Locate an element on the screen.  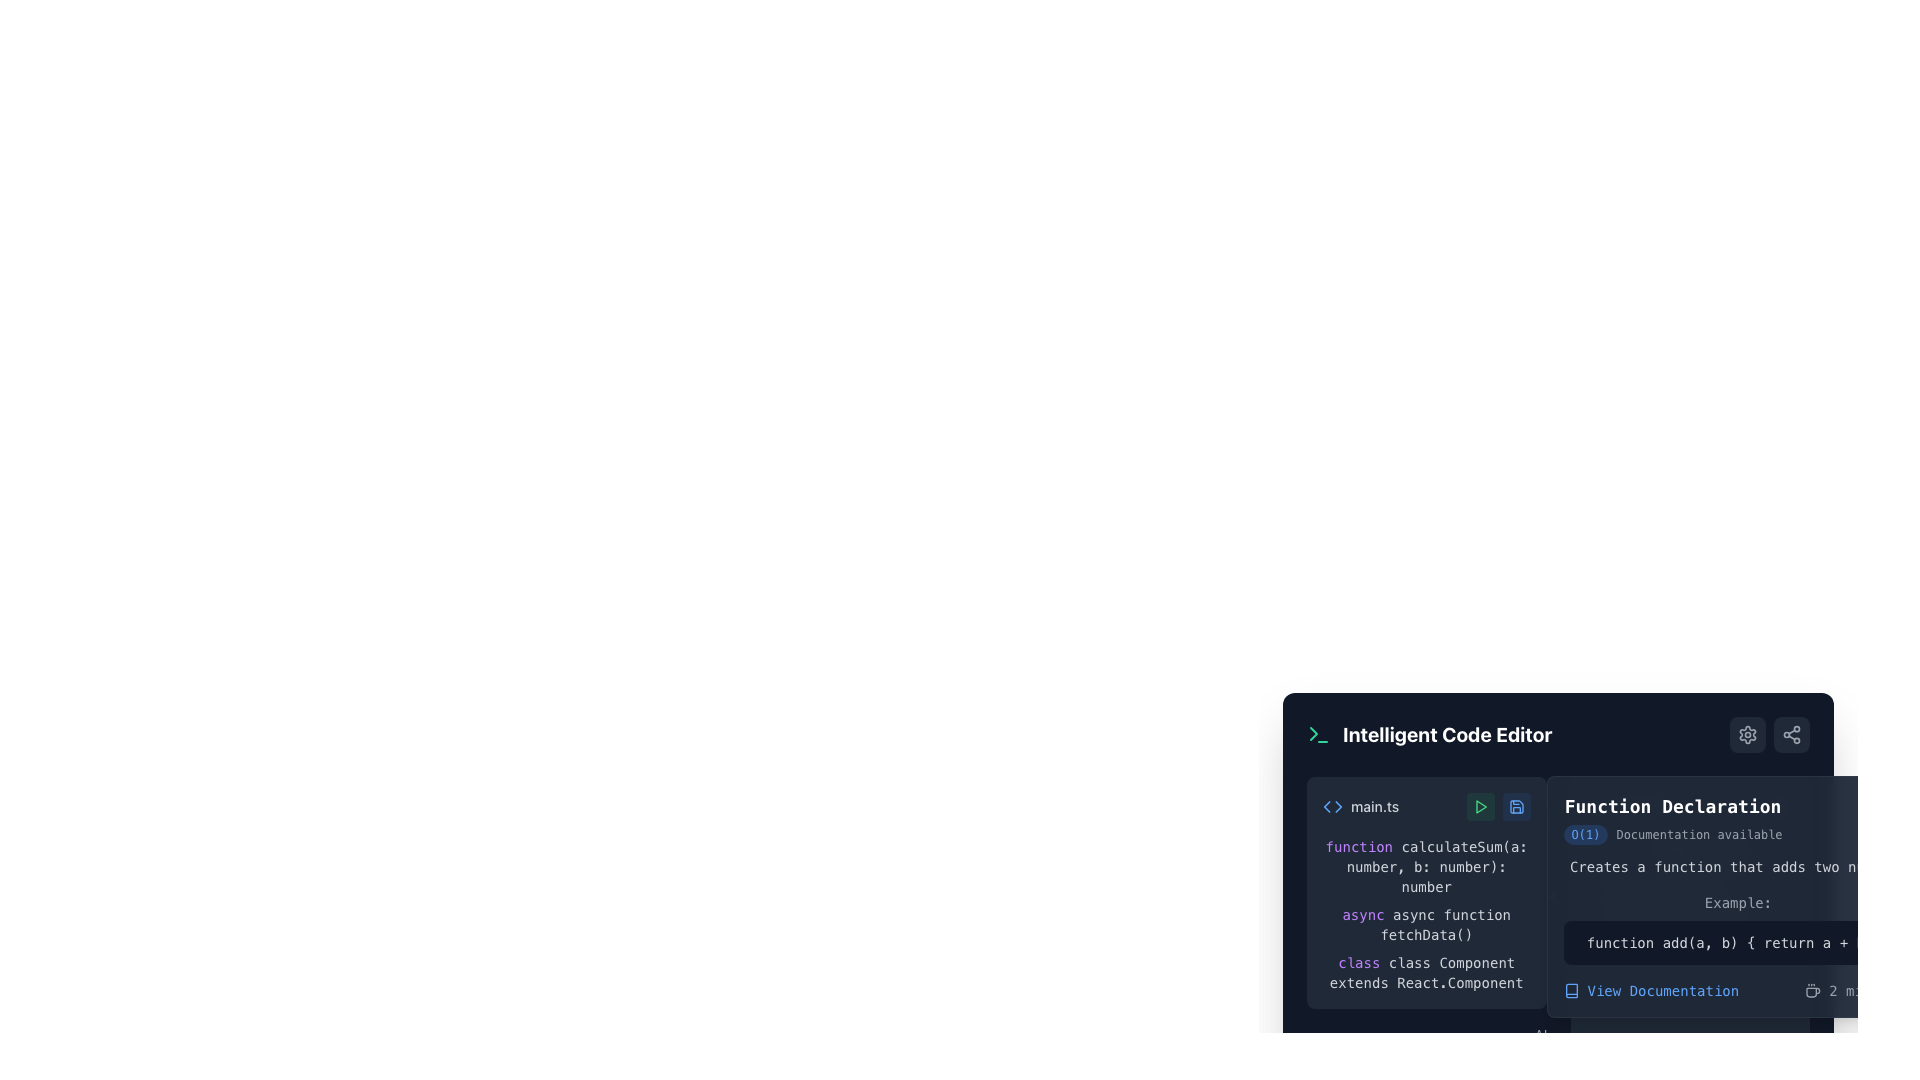
the blue-stroked SVG icon representing a code symbol, which is located to the left of the 'main.ts' text label is located at coordinates (1333, 805).